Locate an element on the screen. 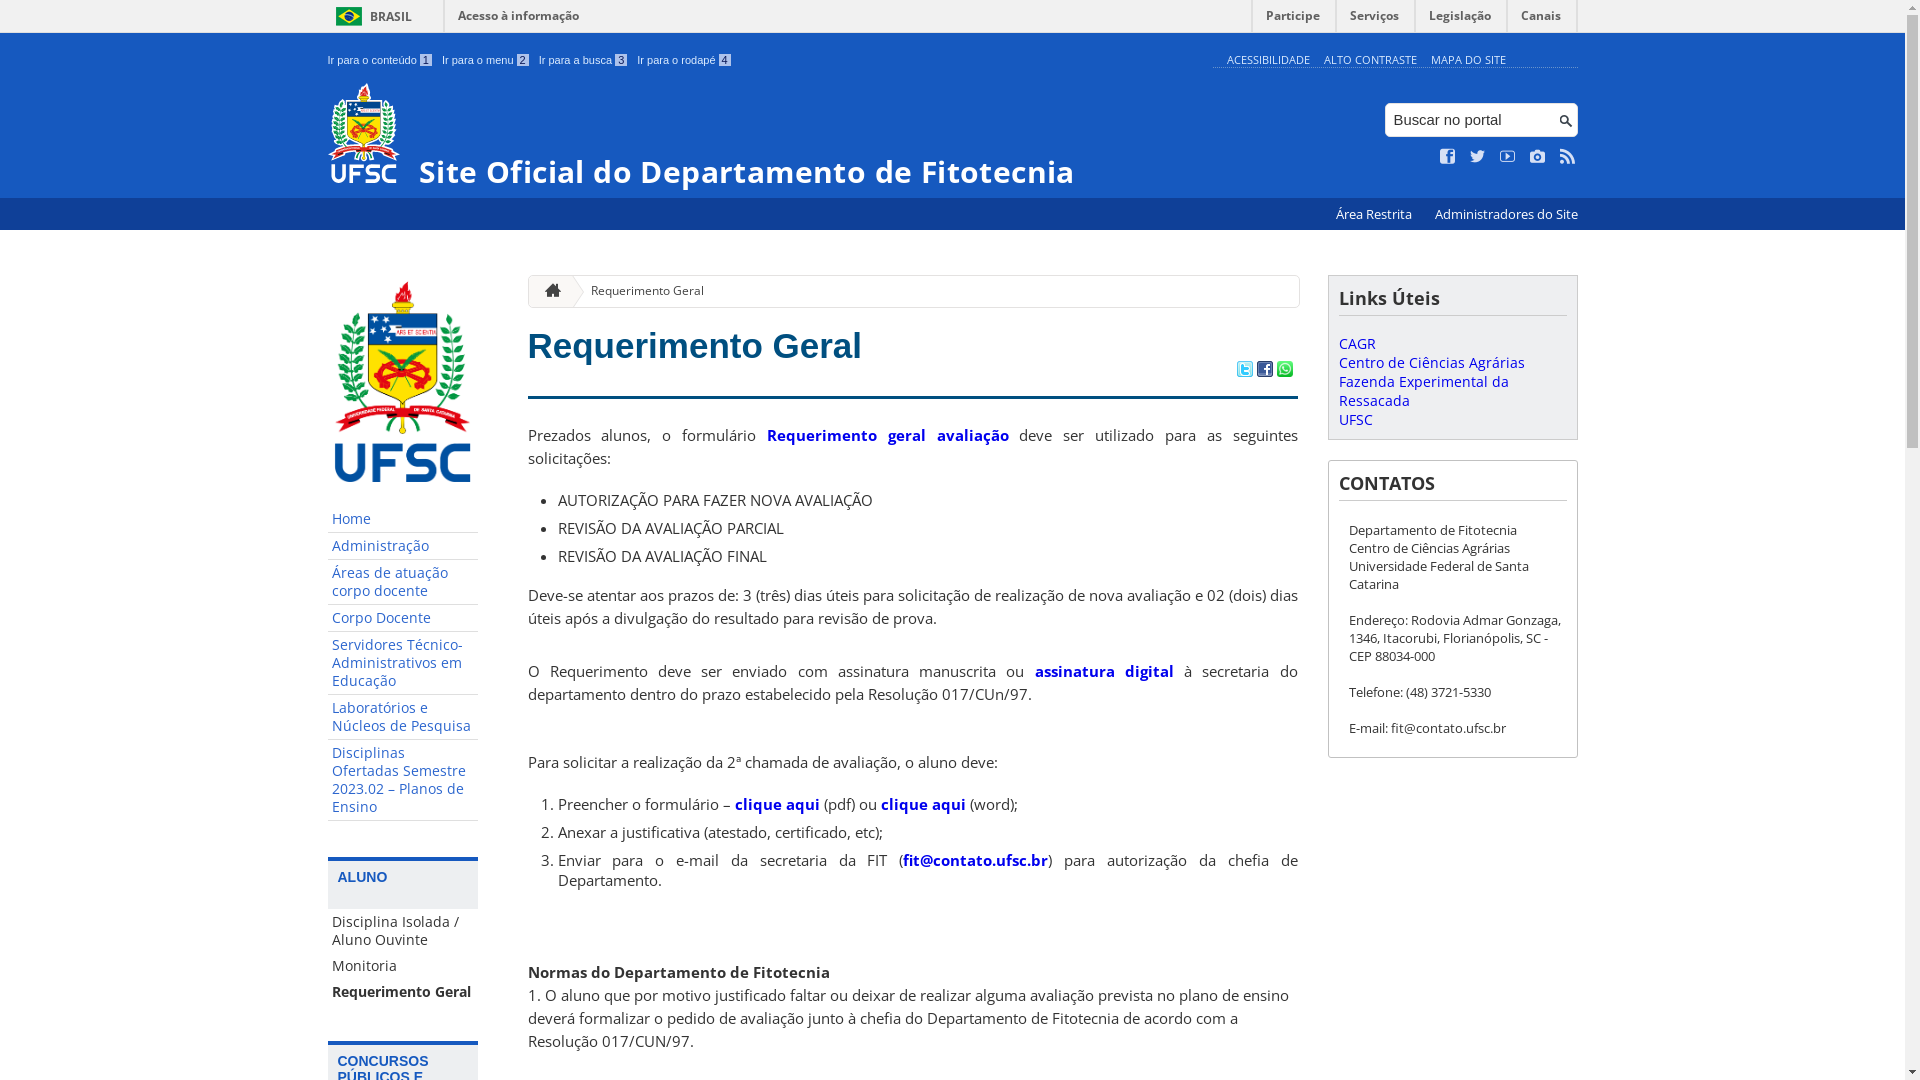 The image size is (1920, 1080). 'Fazenda Experimental da Ressacada' is located at coordinates (1421, 390).